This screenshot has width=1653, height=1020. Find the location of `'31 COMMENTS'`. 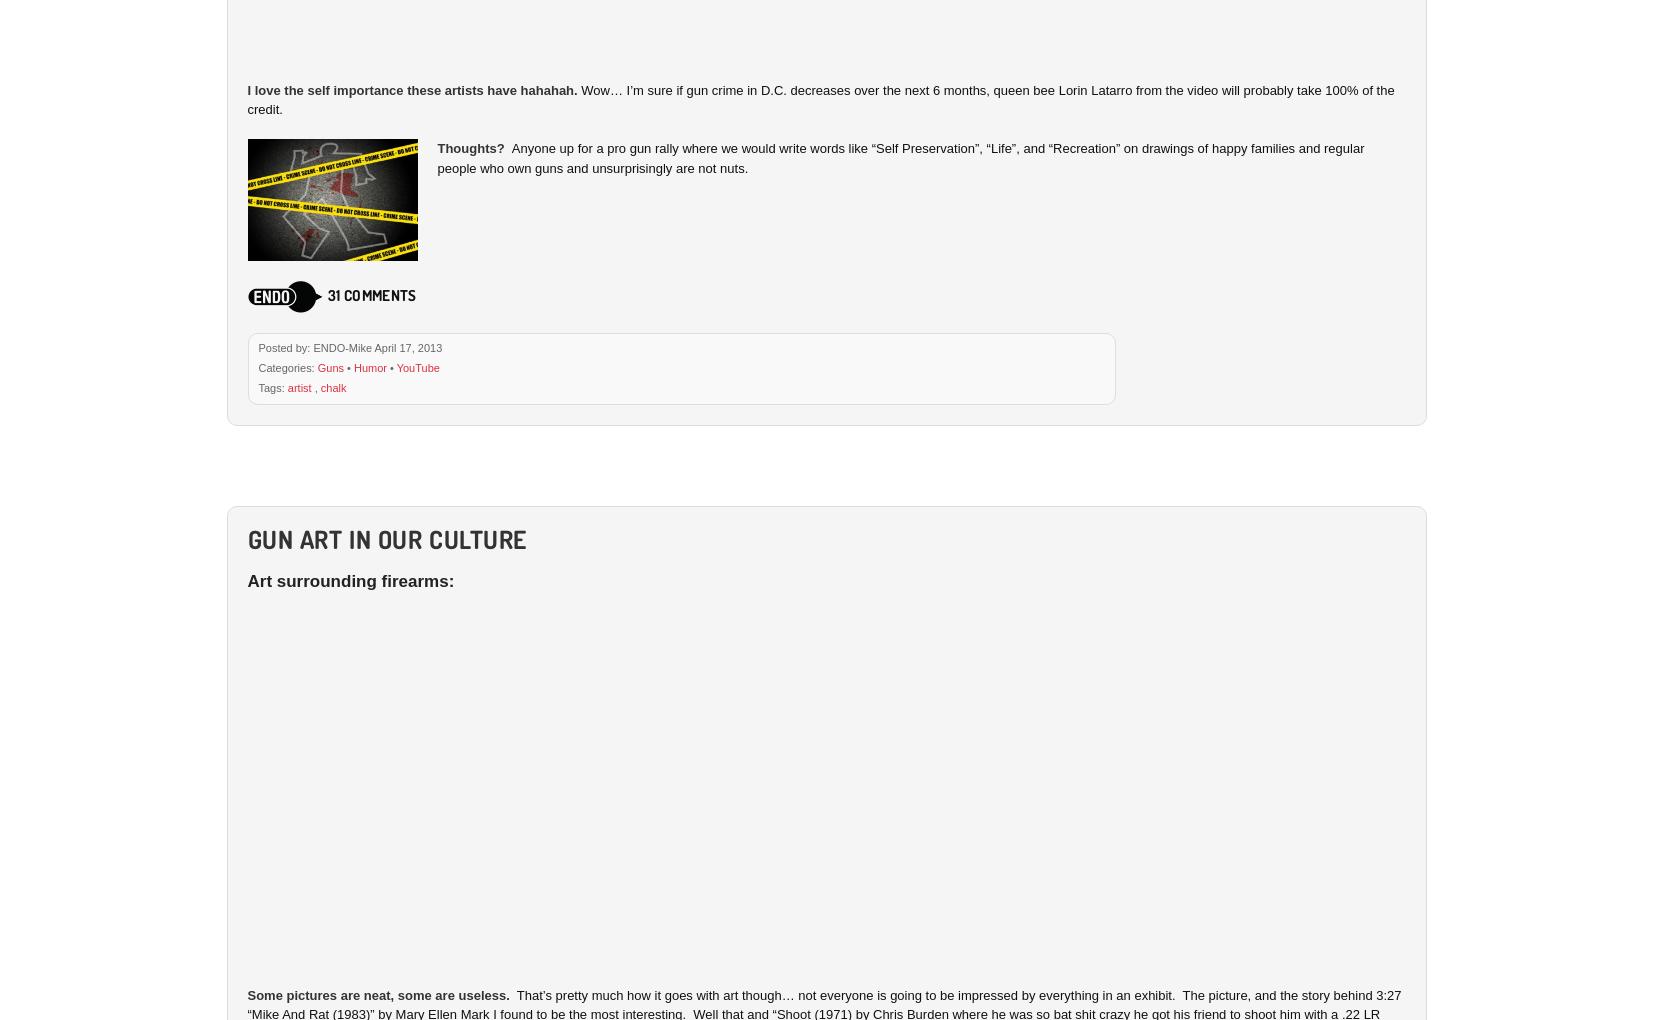

'31 COMMENTS' is located at coordinates (370, 293).